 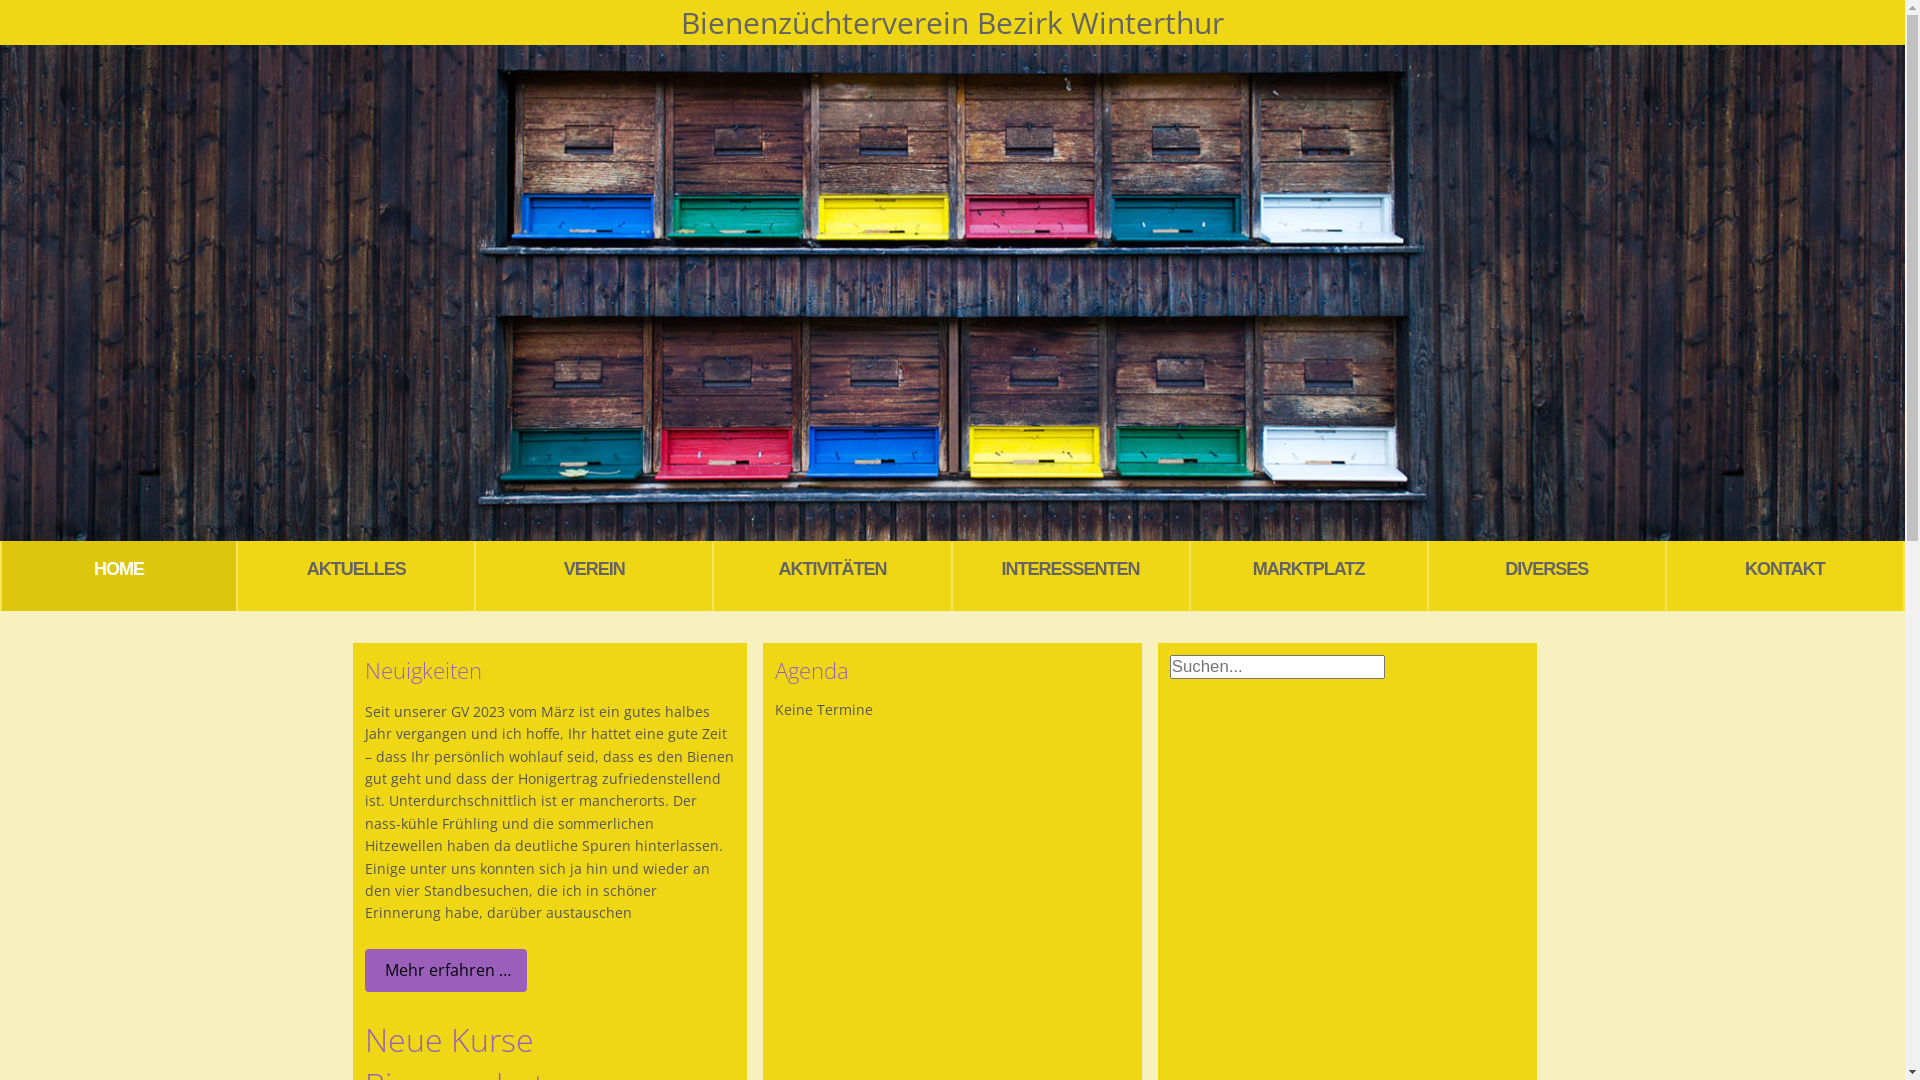 I want to click on 'AKTUELLES', so click(x=356, y=575).